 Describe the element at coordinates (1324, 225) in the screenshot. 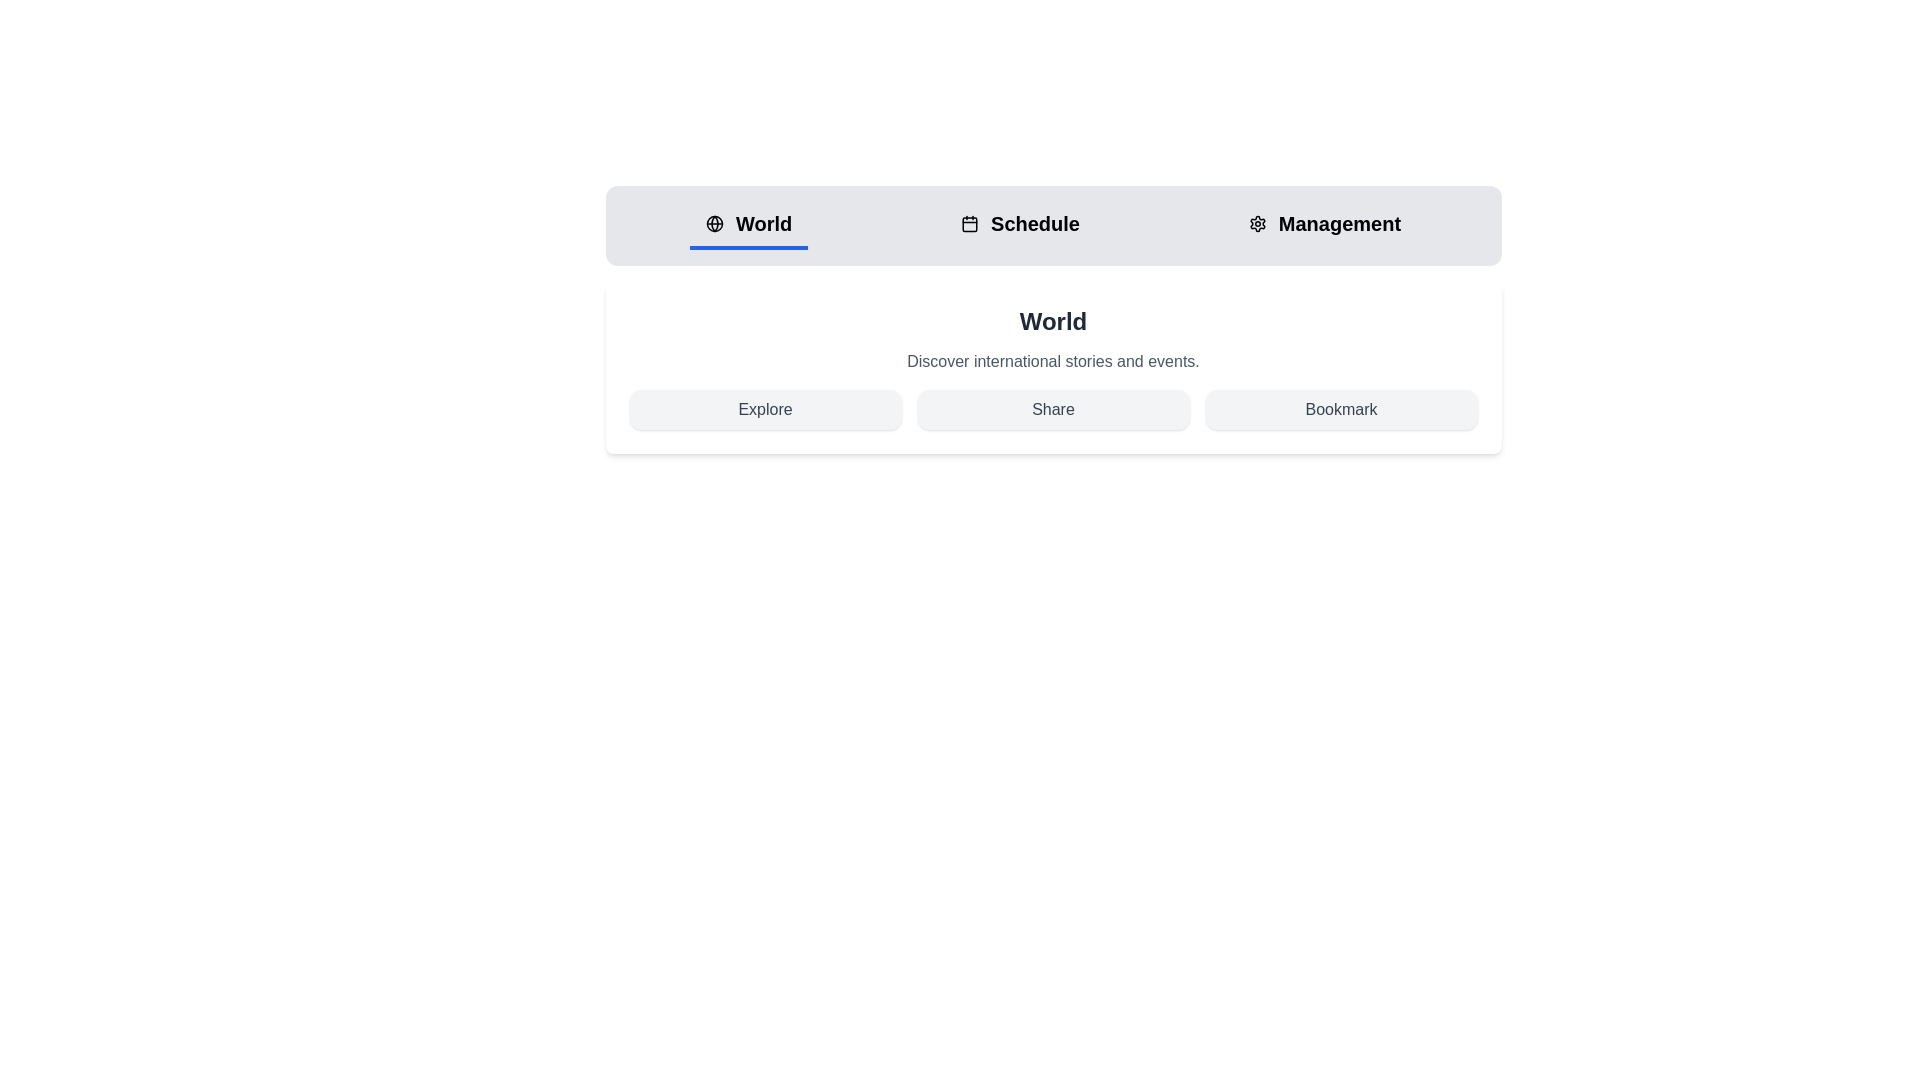

I see `the Management tab by clicking on it` at that location.